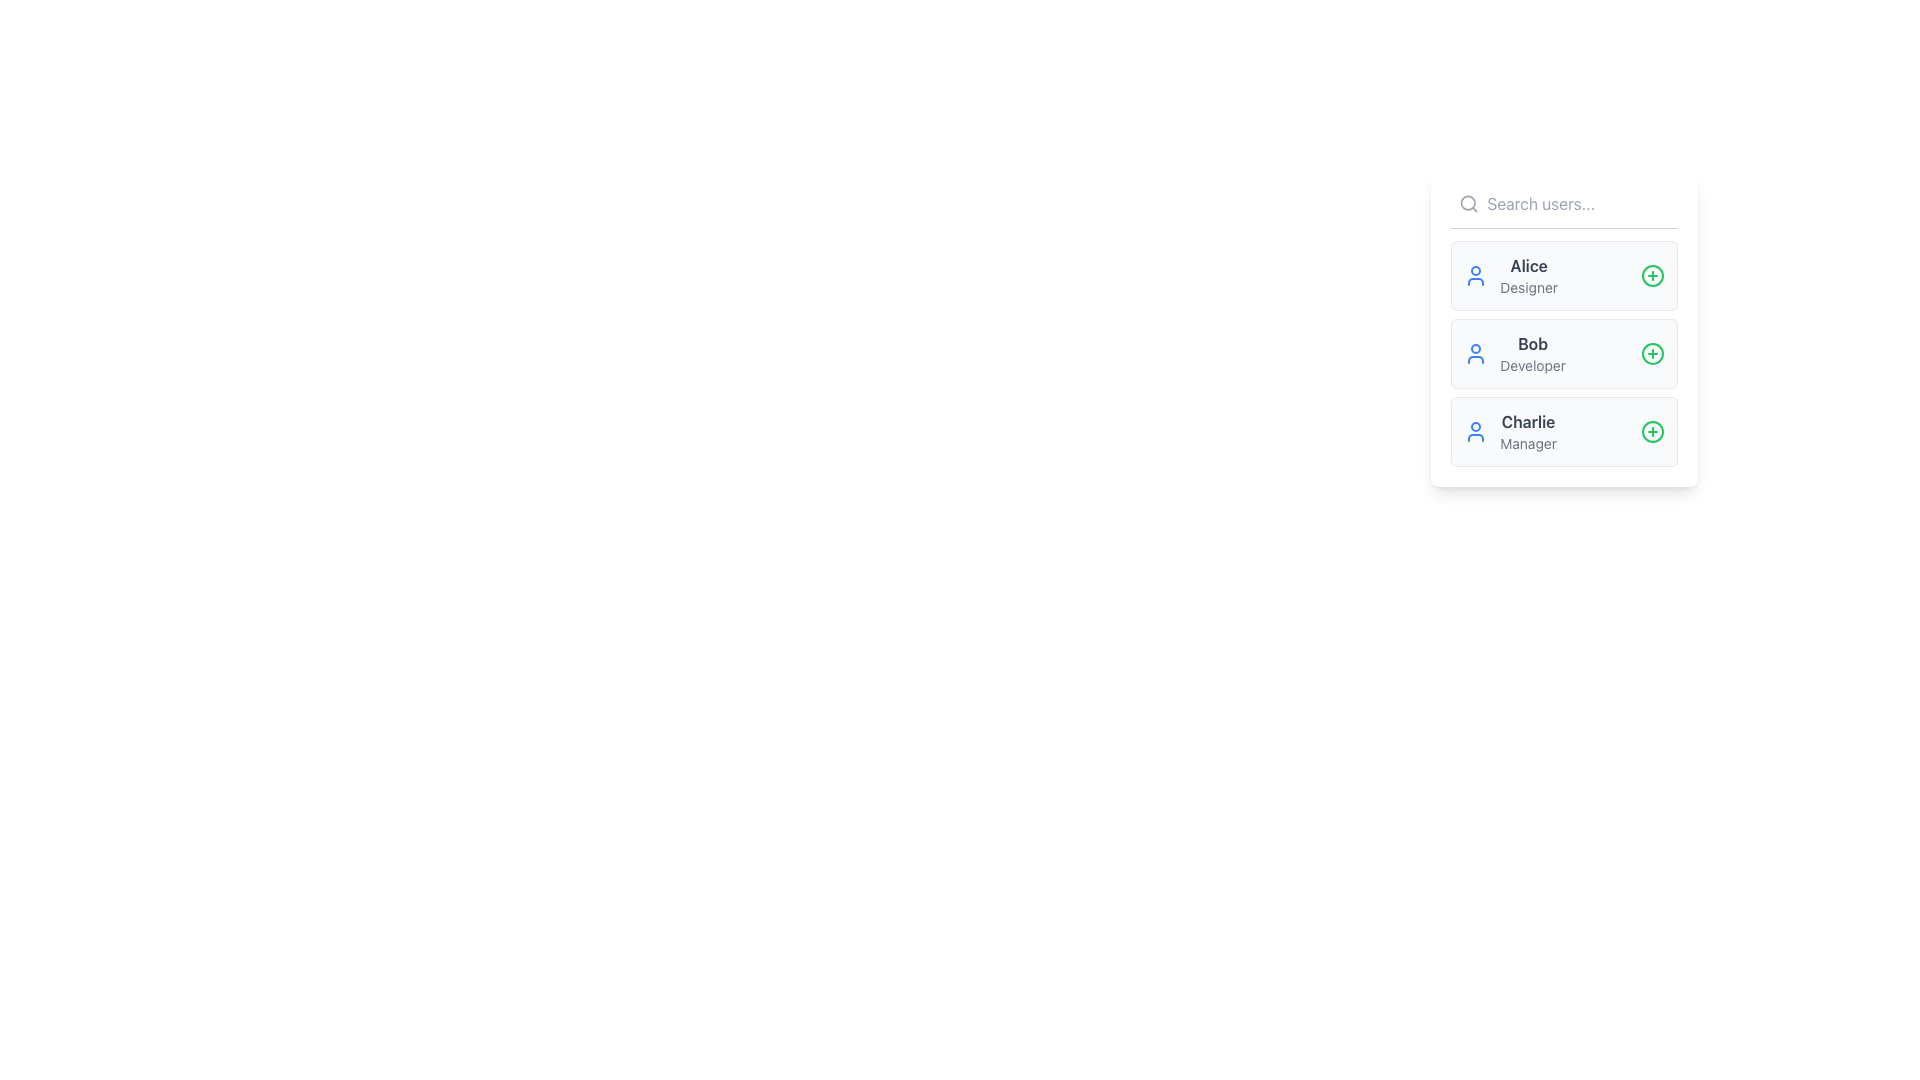  What do you see at coordinates (1527, 420) in the screenshot?
I see `text displayed in the bold dark gray label named 'Charlie', positioned above the 'Manager' label in the third user entry box of the user selection interface` at bounding box center [1527, 420].